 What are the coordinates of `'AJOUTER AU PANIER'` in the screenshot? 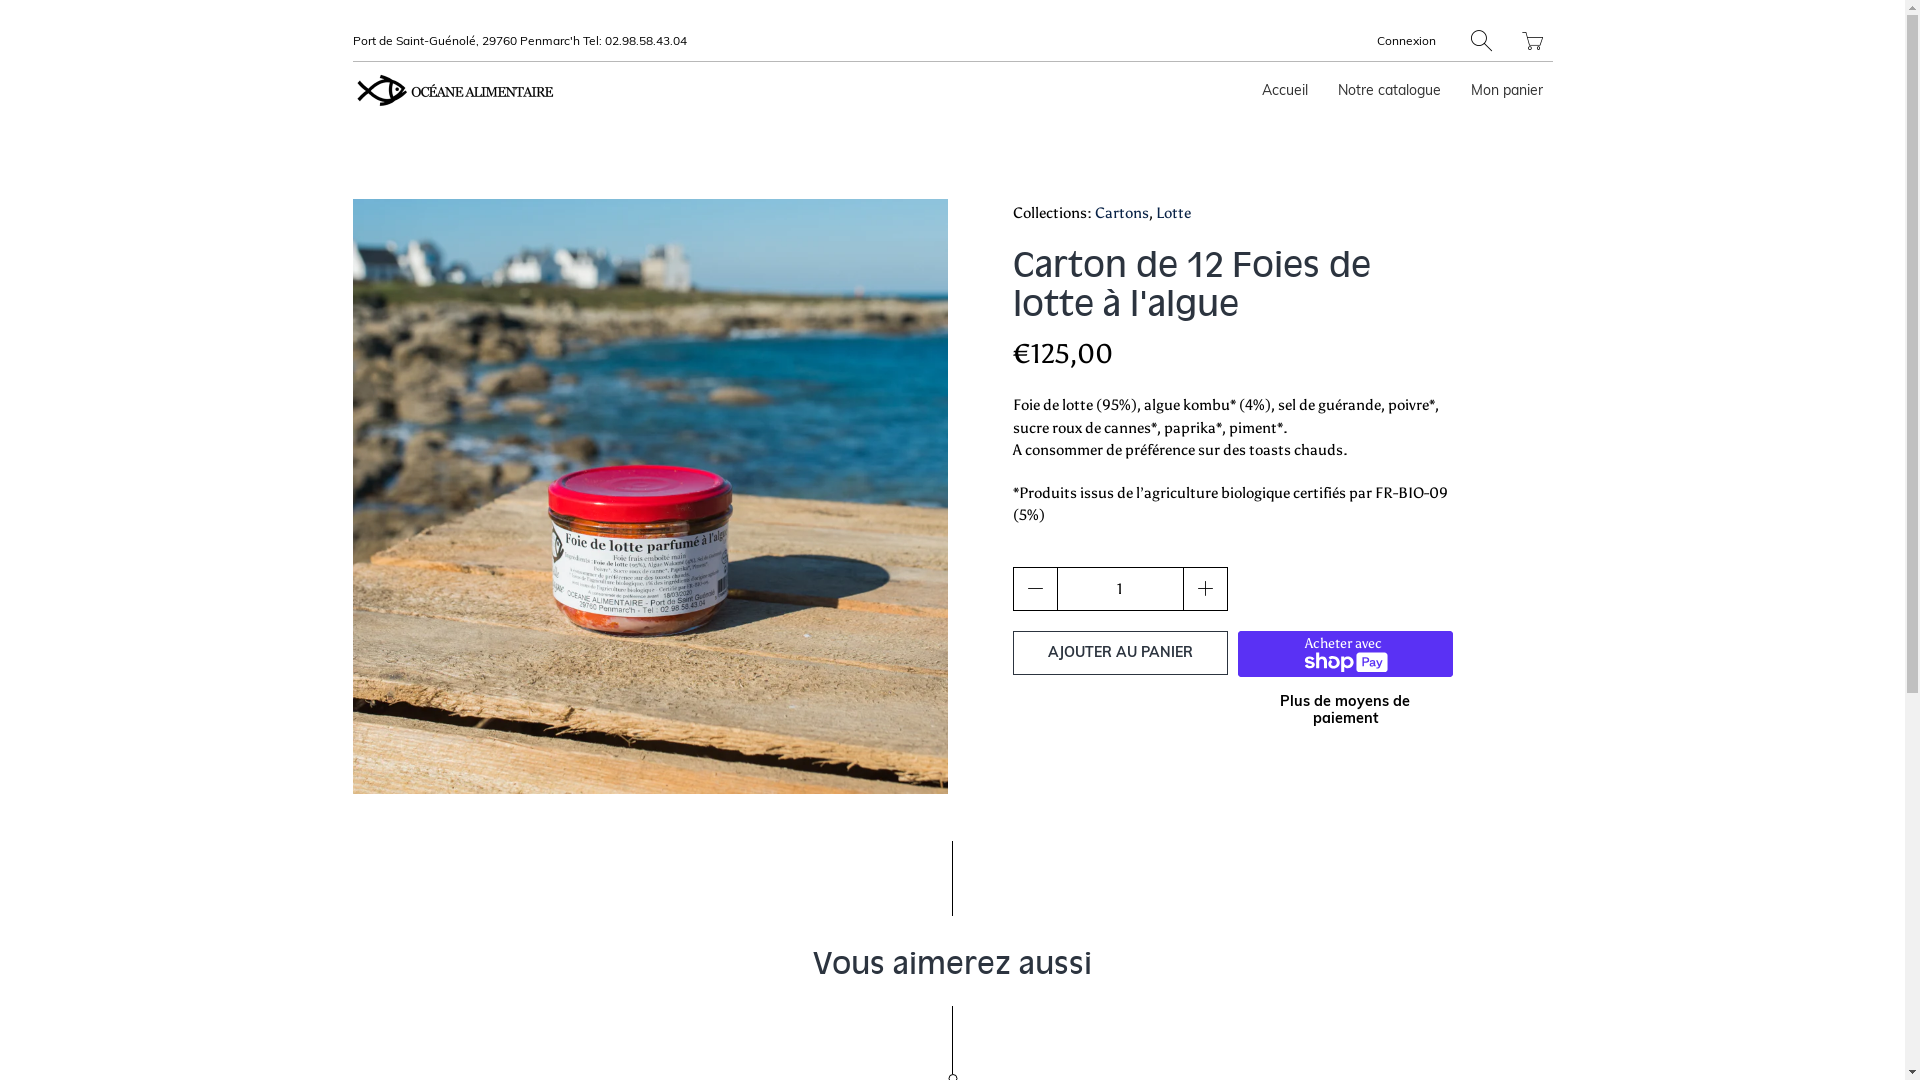 It's located at (1118, 652).